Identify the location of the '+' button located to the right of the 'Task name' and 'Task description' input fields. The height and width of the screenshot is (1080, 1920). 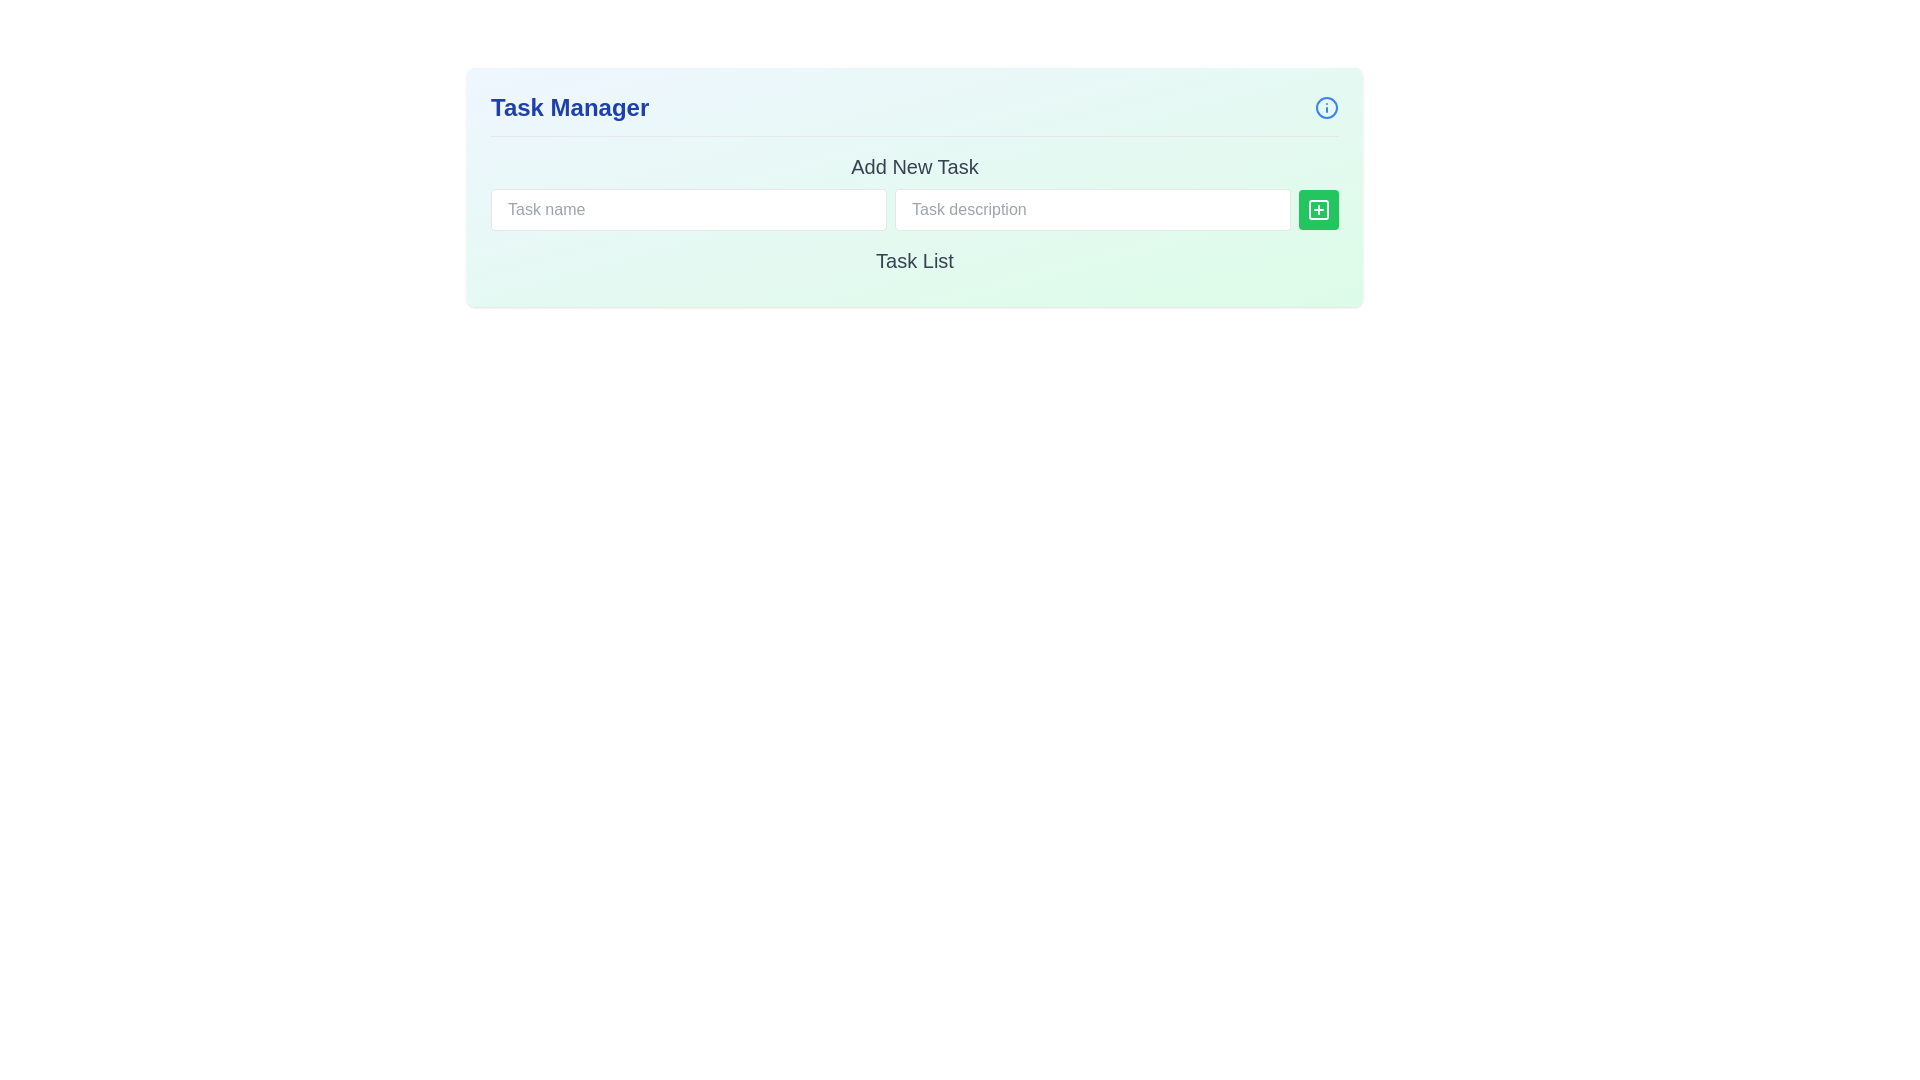
(1319, 209).